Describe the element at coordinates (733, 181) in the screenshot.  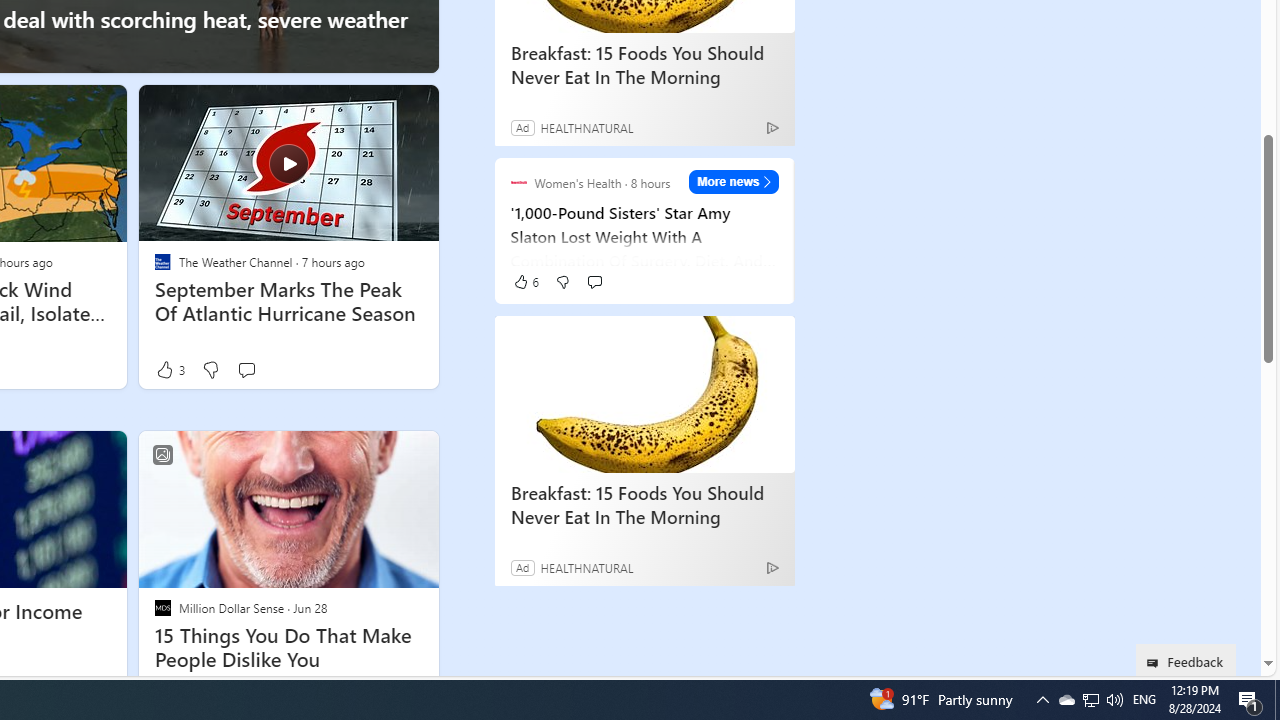
I see `'More news'` at that location.